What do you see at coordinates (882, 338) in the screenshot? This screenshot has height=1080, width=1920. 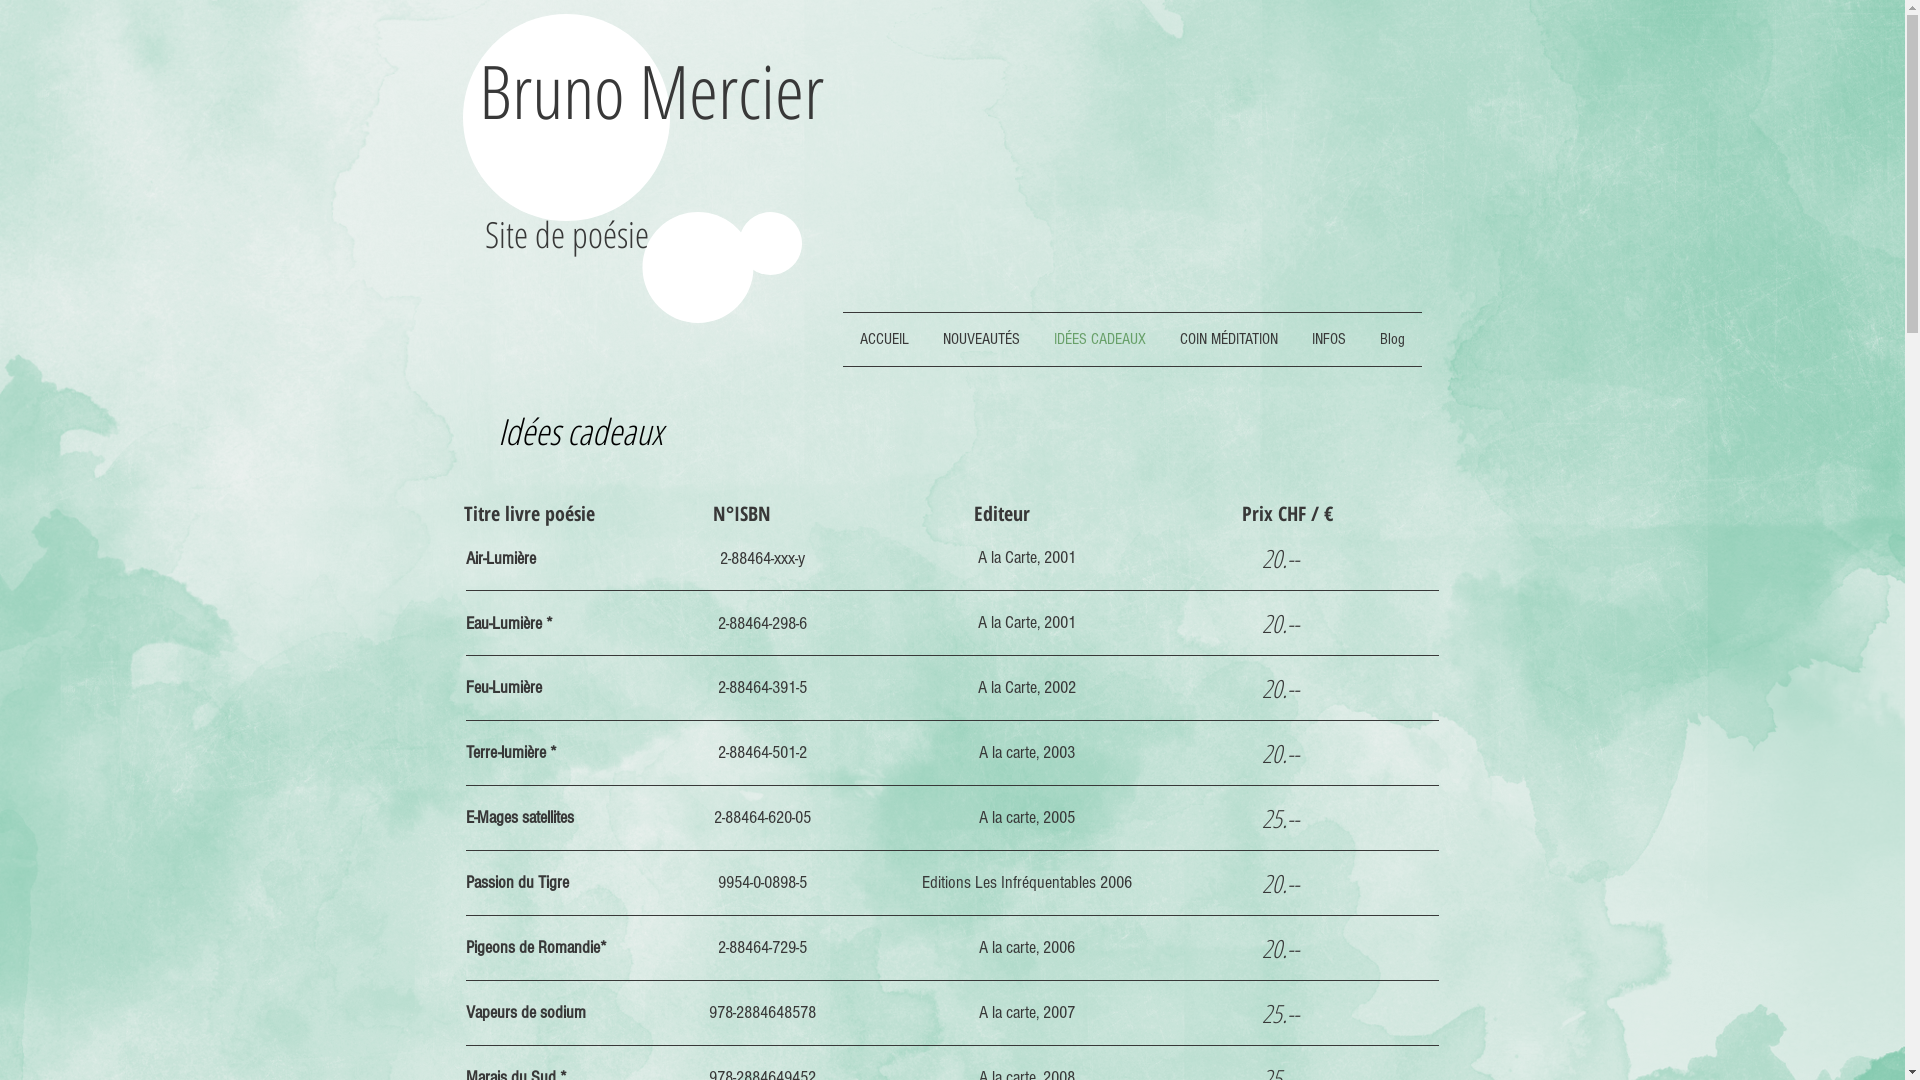 I see `'ACCUEIL'` at bounding box center [882, 338].